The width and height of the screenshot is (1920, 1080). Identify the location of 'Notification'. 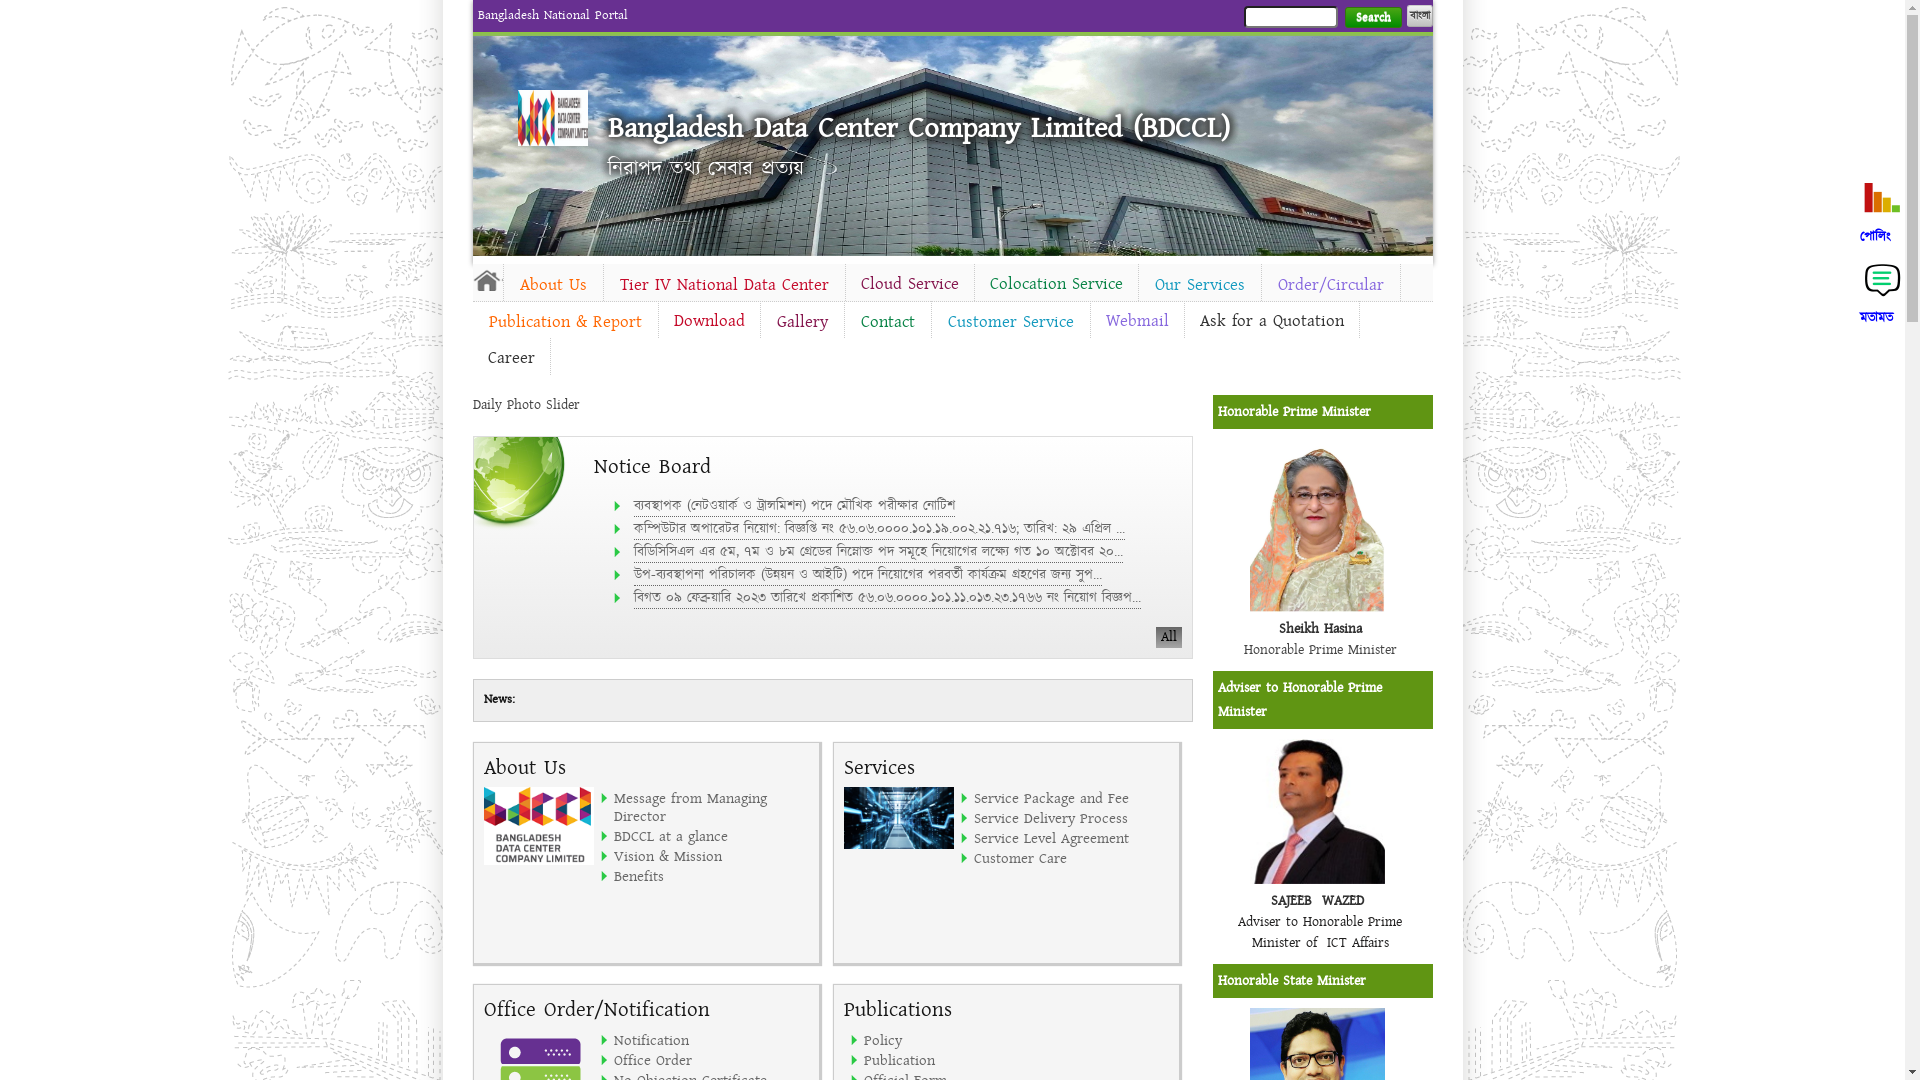
(711, 1039).